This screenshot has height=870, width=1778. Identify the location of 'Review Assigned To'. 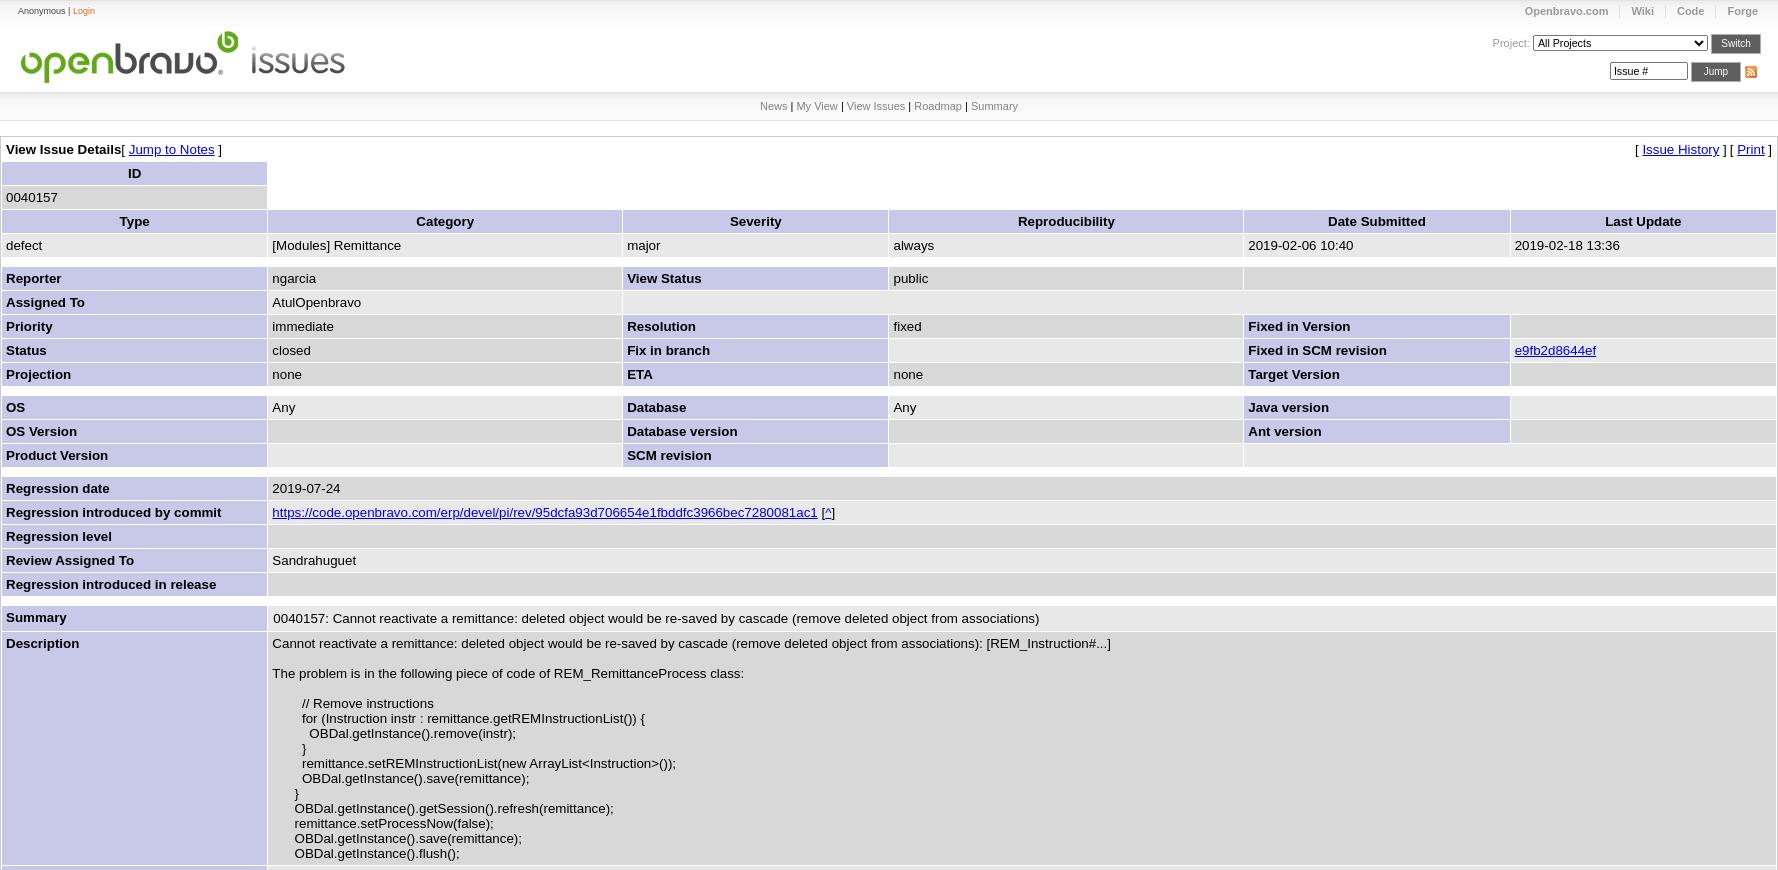
(69, 559).